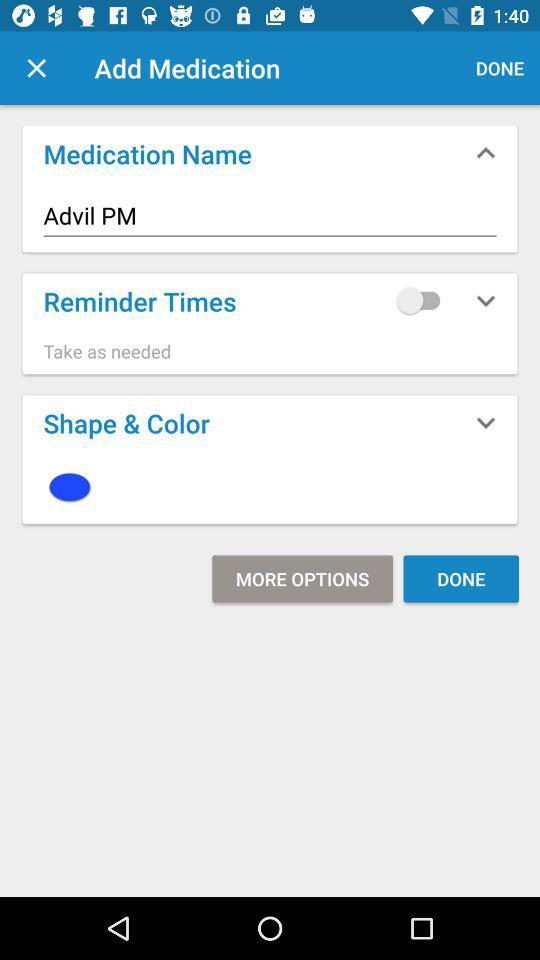  What do you see at coordinates (422, 299) in the screenshot?
I see `reminder times` at bounding box center [422, 299].